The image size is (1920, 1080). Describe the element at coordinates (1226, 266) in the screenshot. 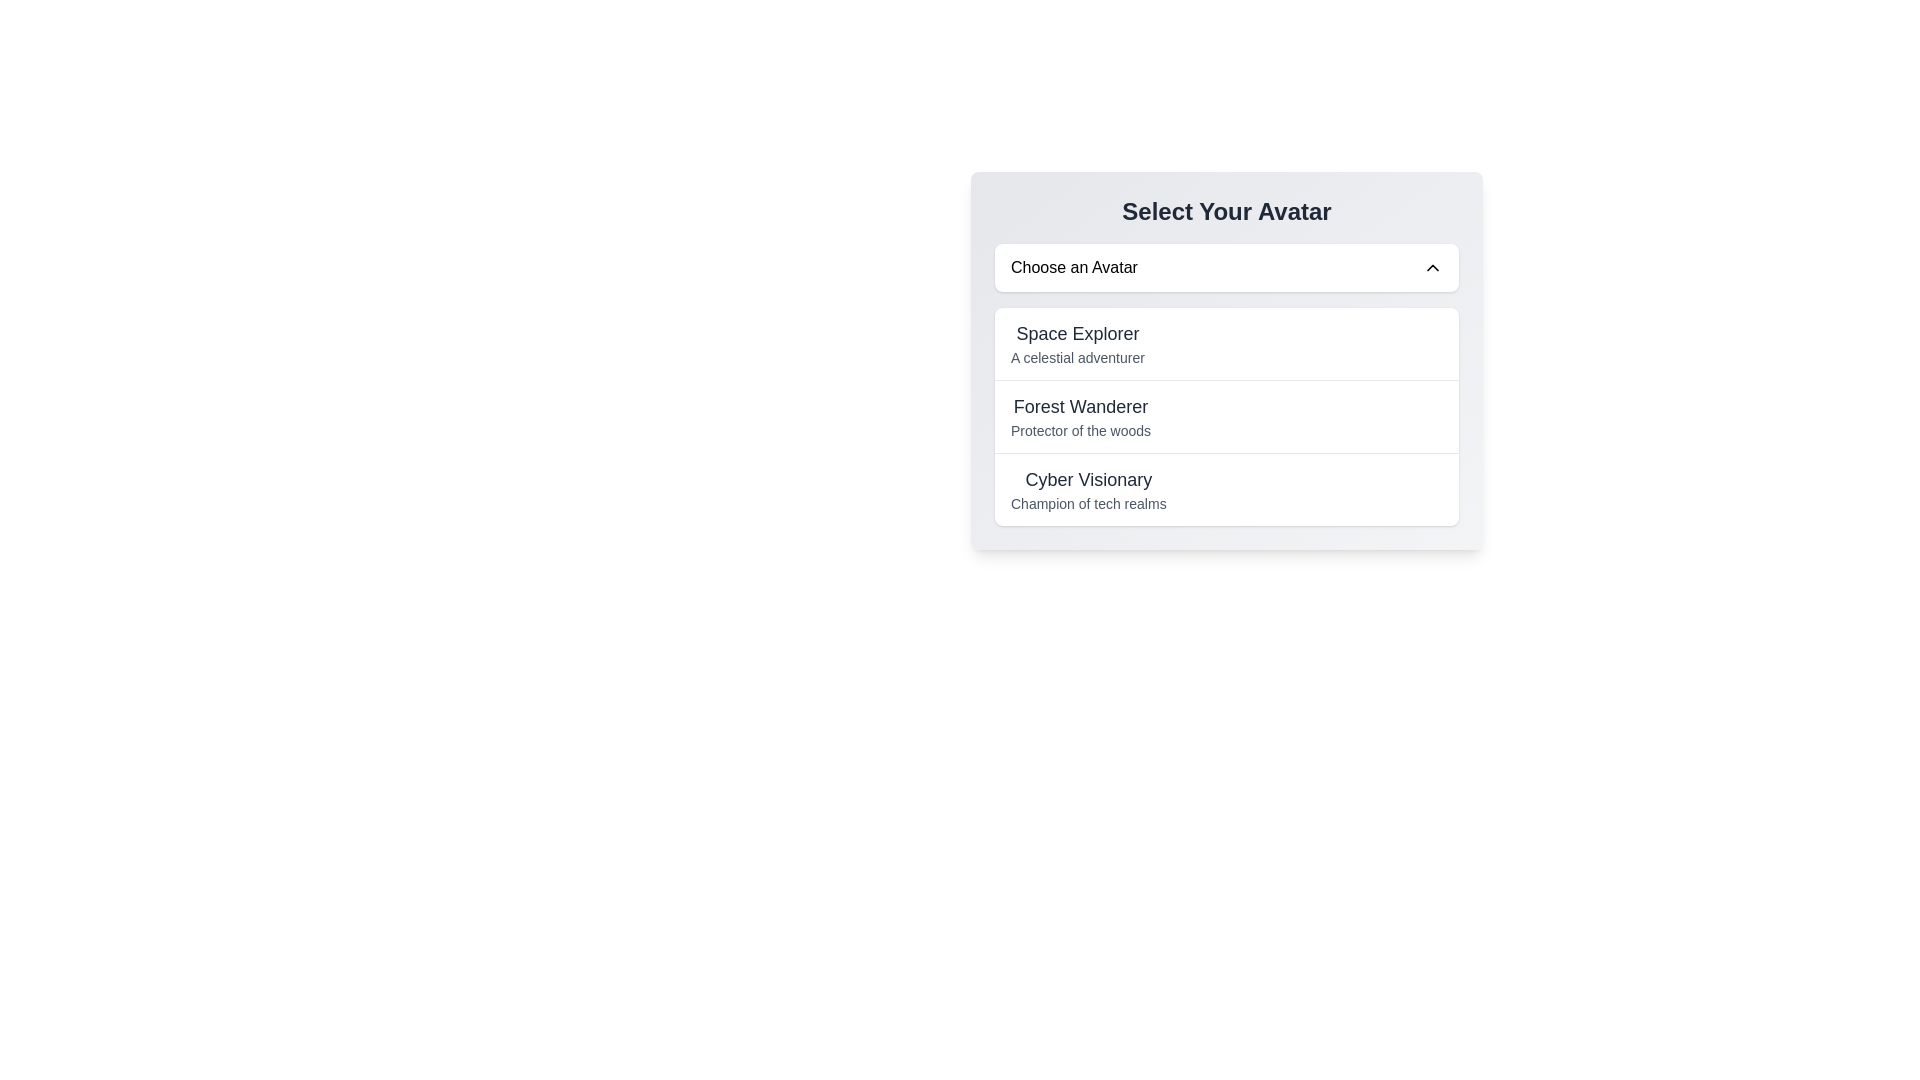

I see `the dropdown toggle located directly underneath the title 'Select Your Avatar'` at that location.